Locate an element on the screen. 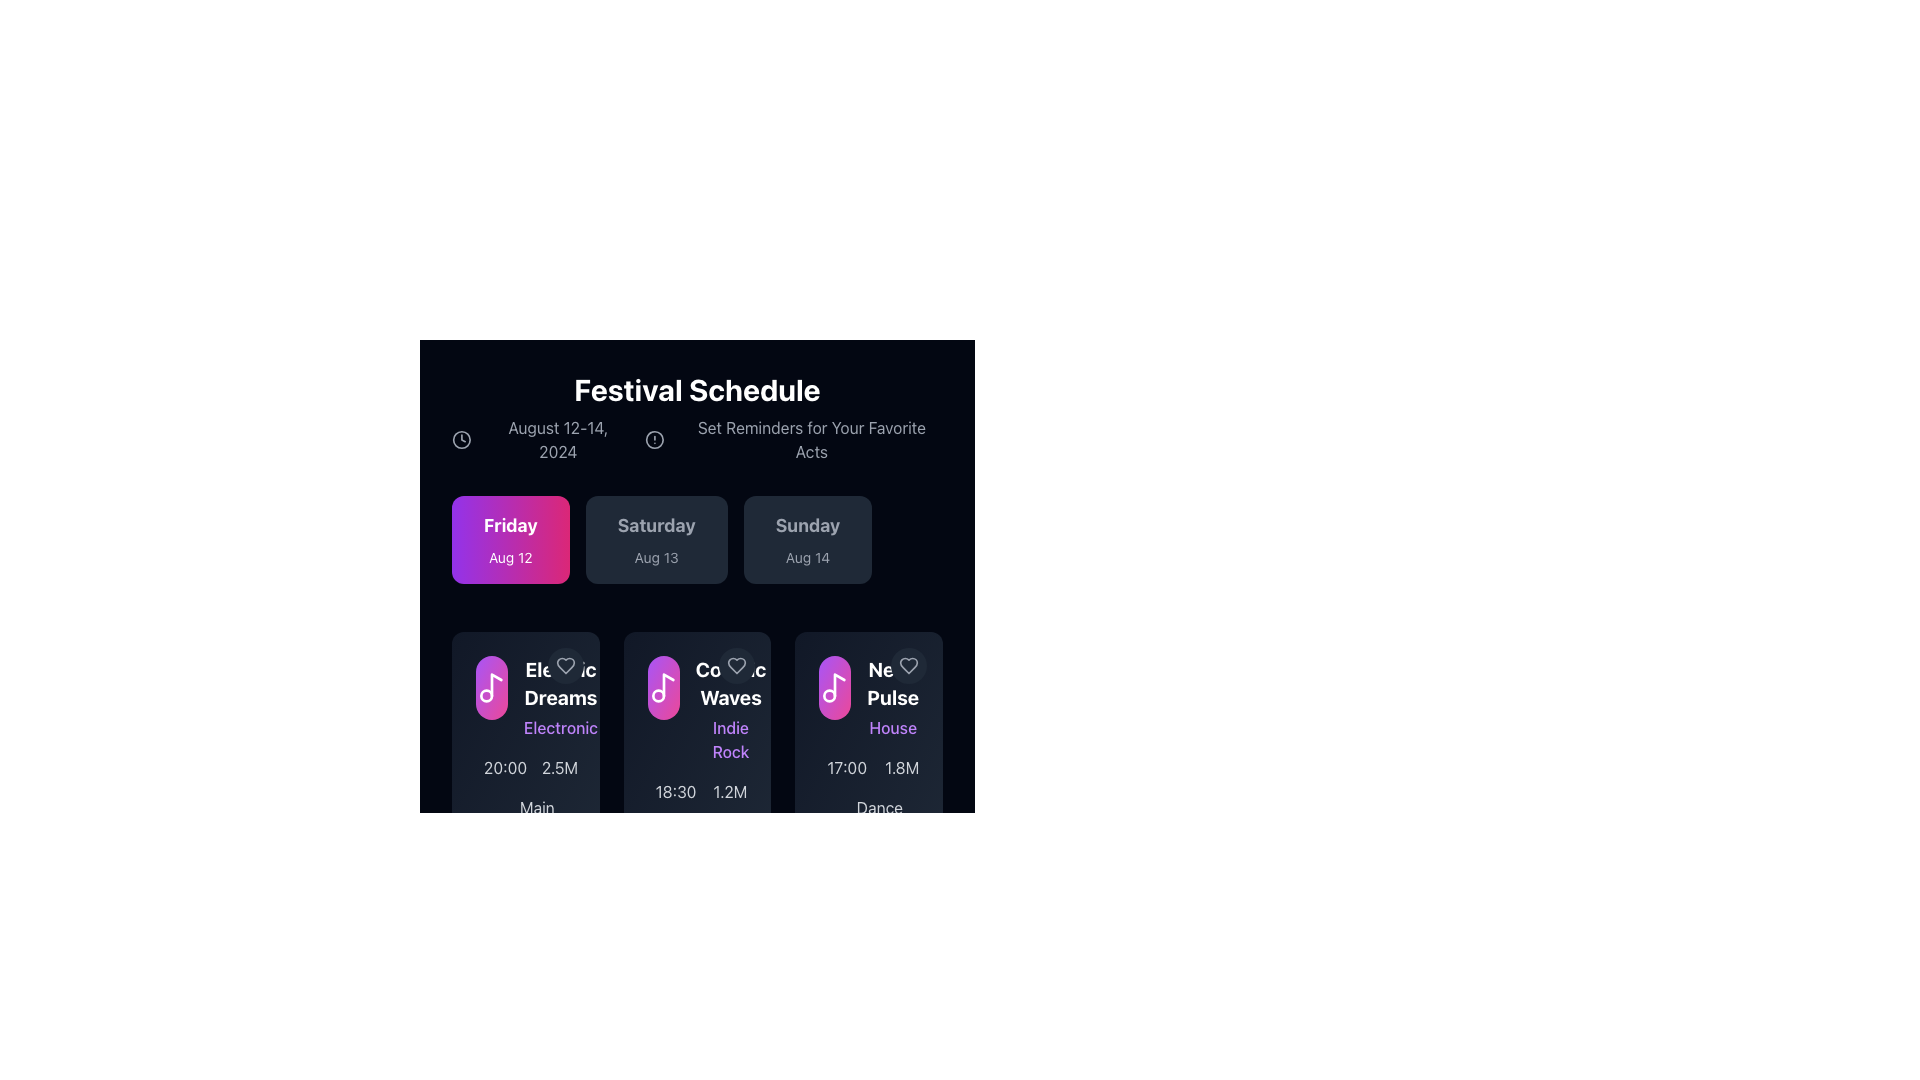  time displayed in the text label showing '17:00', which is located in the lower section of the 'Next Pulse' event card, aligned with other time labels is located at coordinates (847, 766).